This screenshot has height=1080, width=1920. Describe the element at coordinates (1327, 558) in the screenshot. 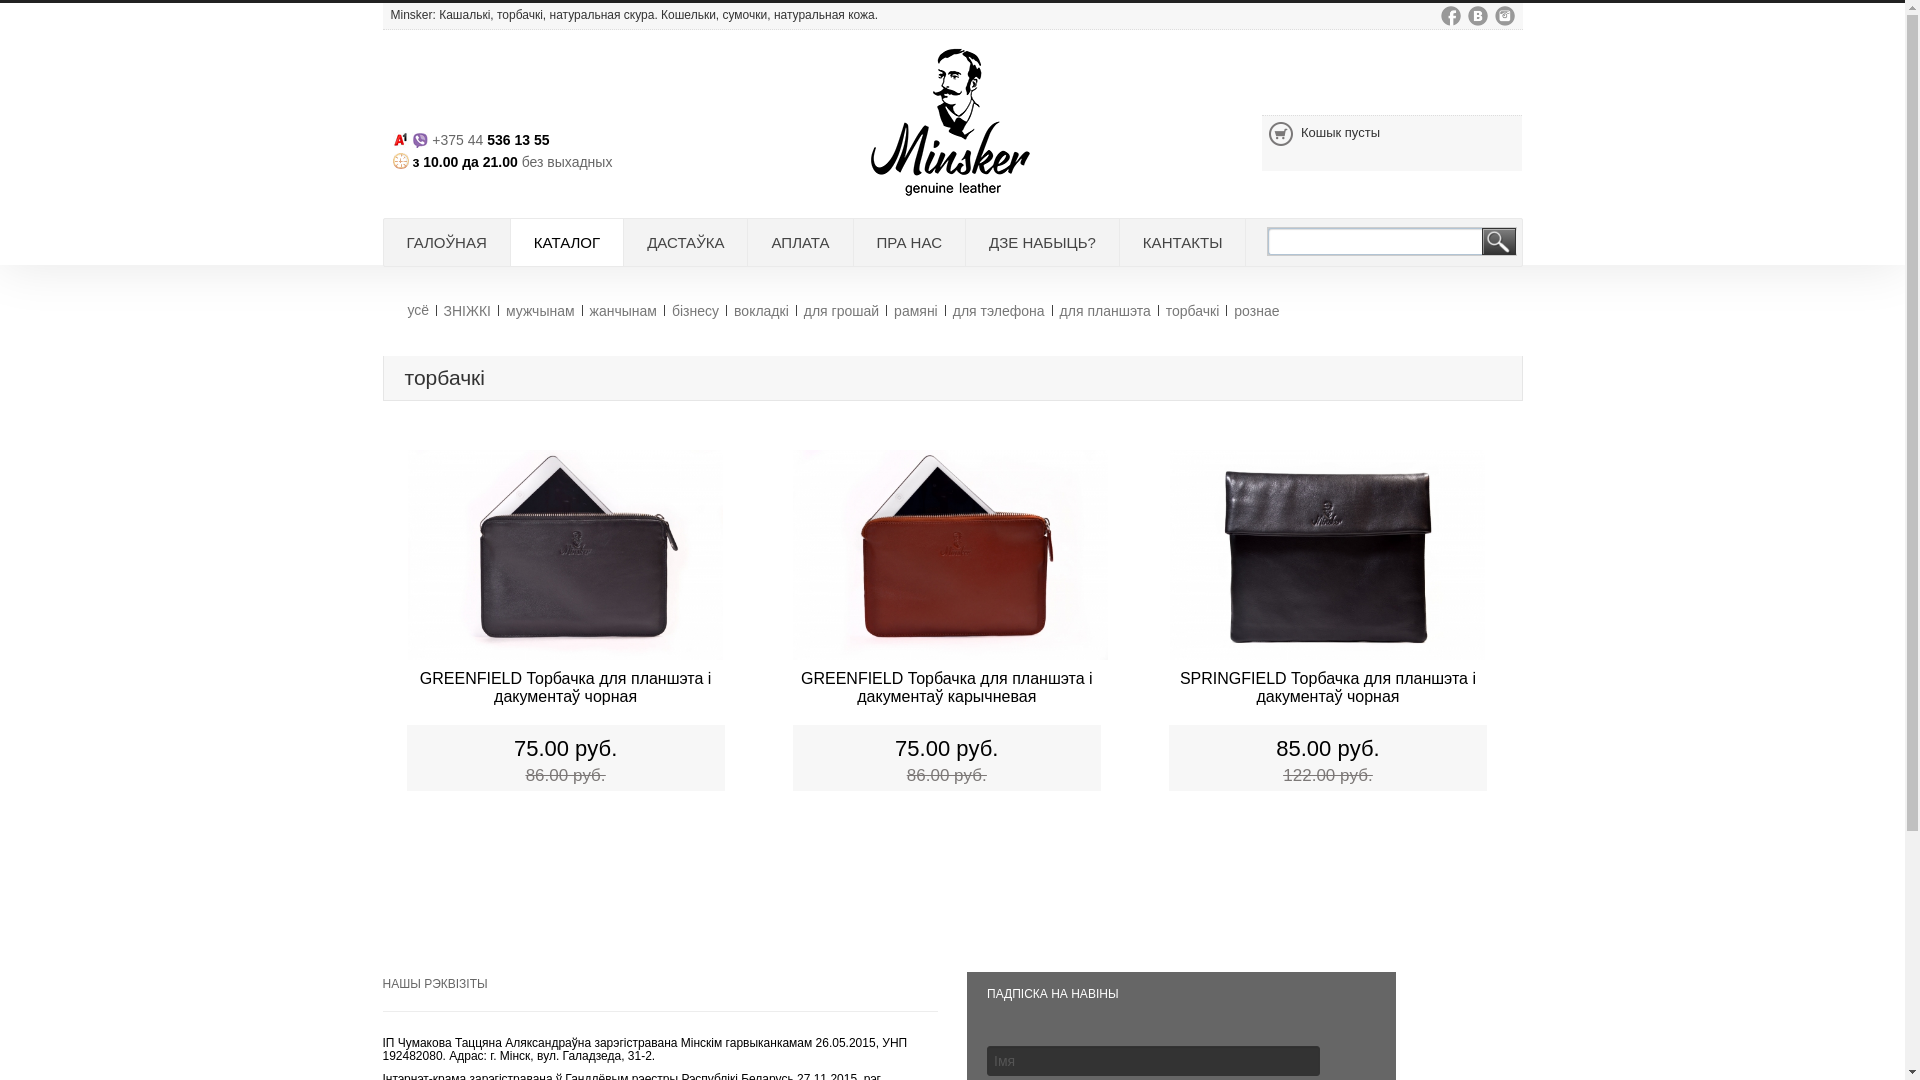

I see `'/katalog/bags/springfield-black.php'` at that location.